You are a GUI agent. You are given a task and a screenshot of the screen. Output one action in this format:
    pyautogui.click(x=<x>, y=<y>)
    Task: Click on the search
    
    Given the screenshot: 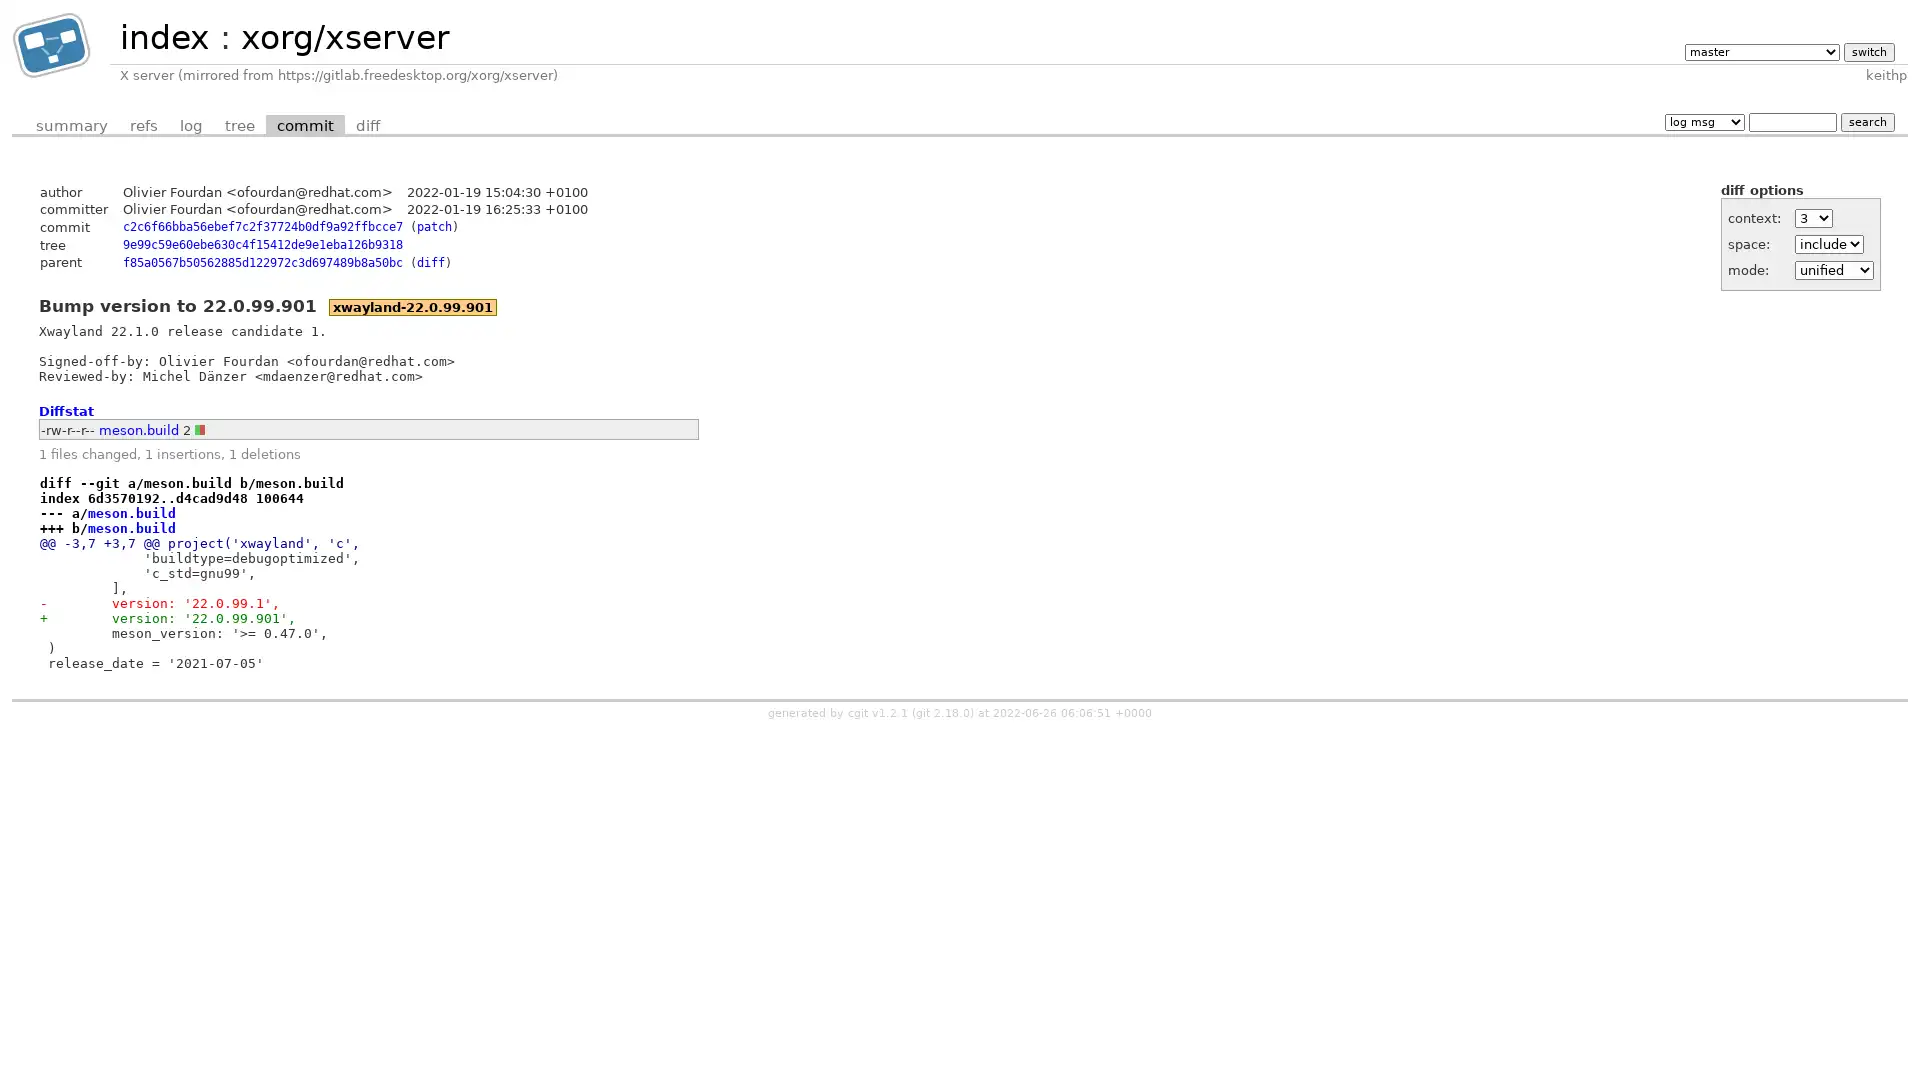 What is the action you would take?
    pyautogui.click(x=1866, y=121)
    